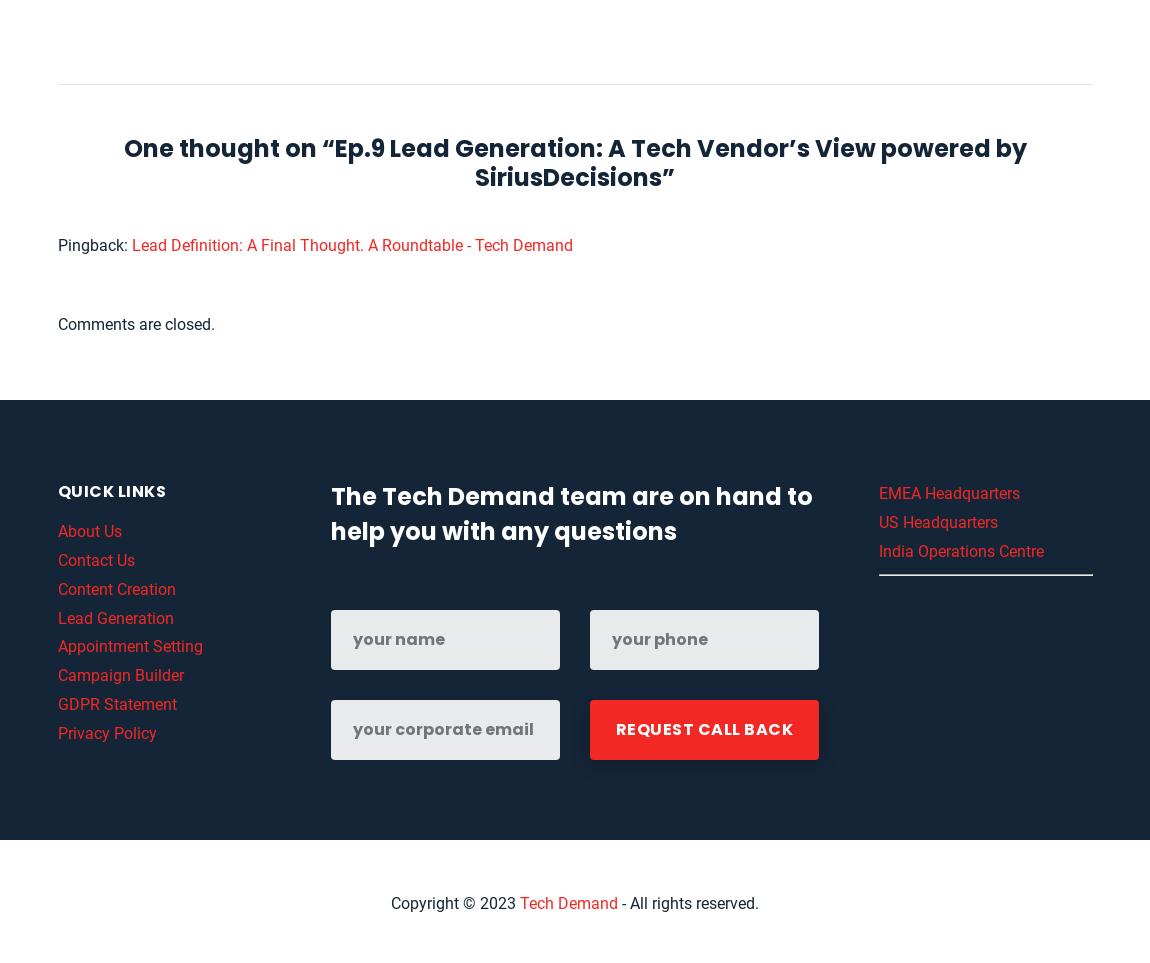 This screenshot has height=963, width=1150. I want to click on 'Quick links', so click(110, 491).